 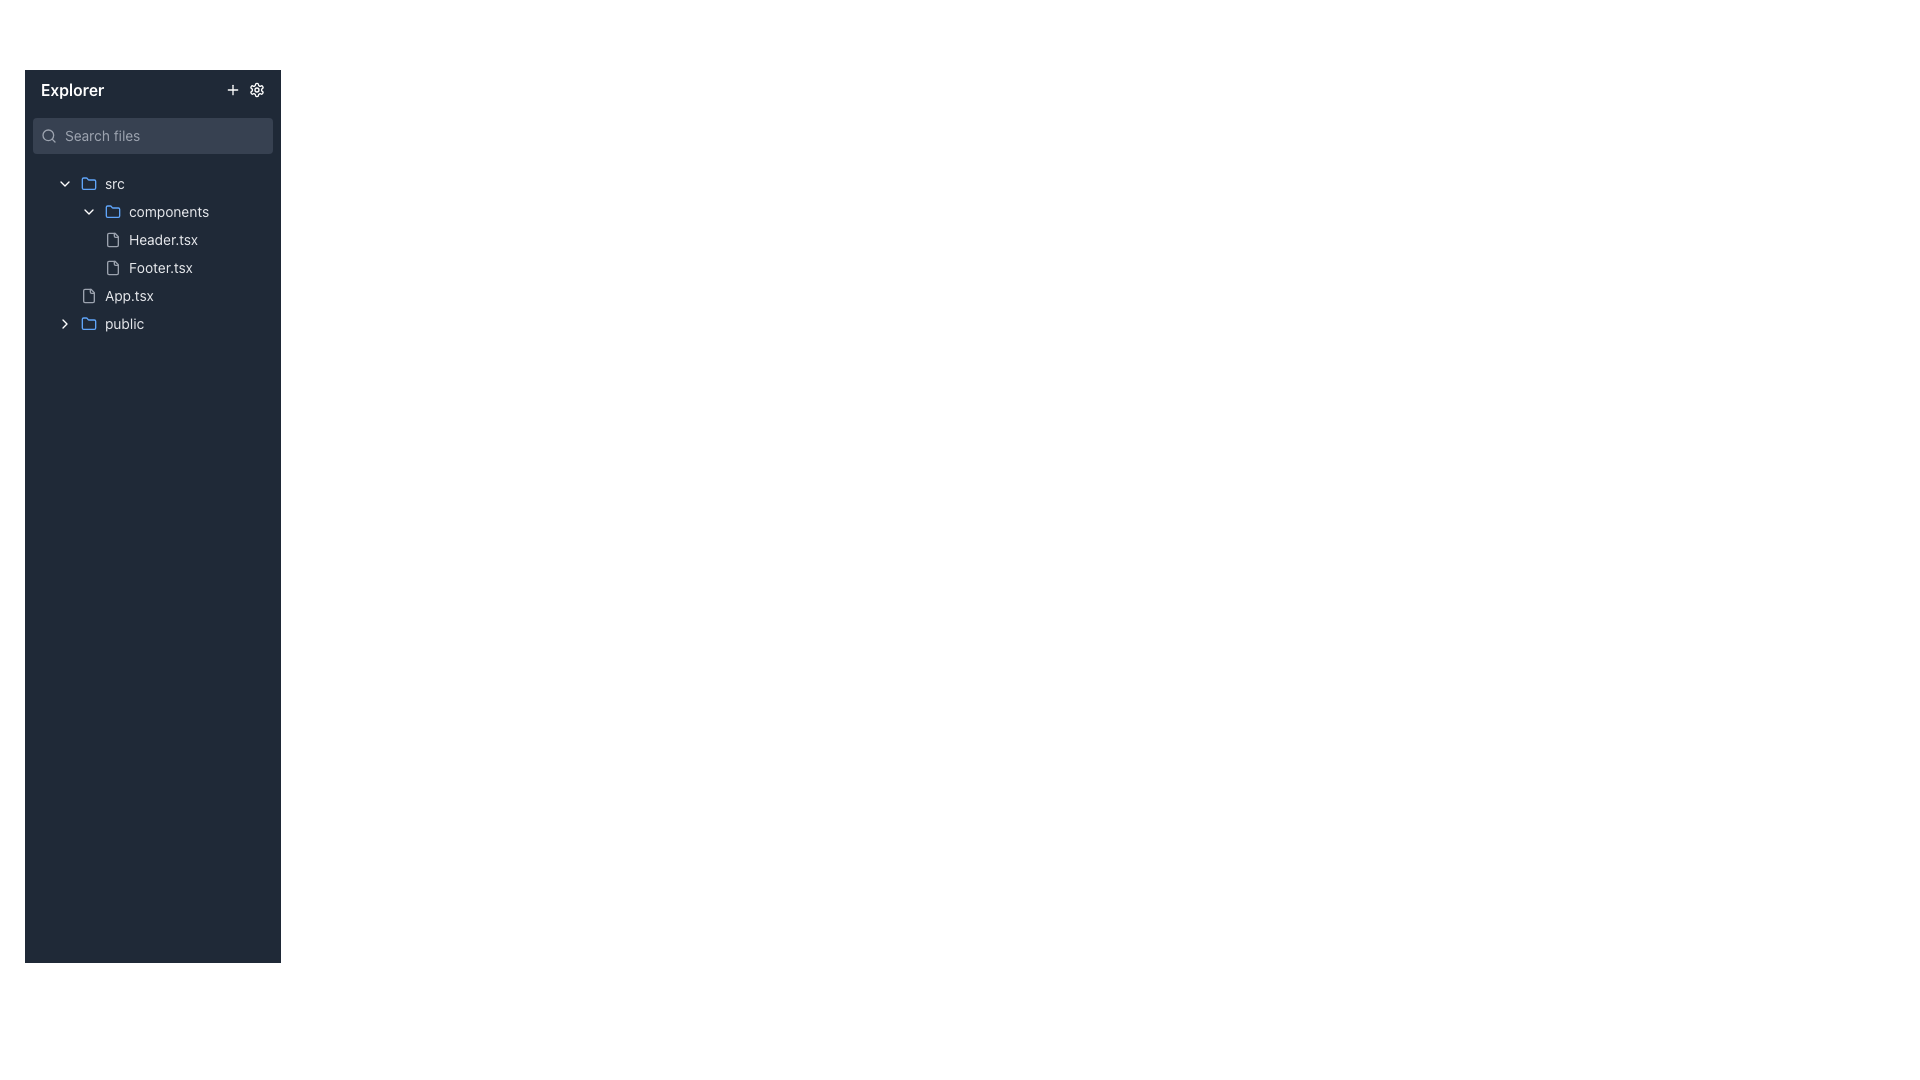 What do you see at coordinates (172, 296) in the screenshot?
I see `the clickable file item labeled 'App.tsx' located under the 'src' directory in the sidebar file explorer` at bounding box center [172, 296].